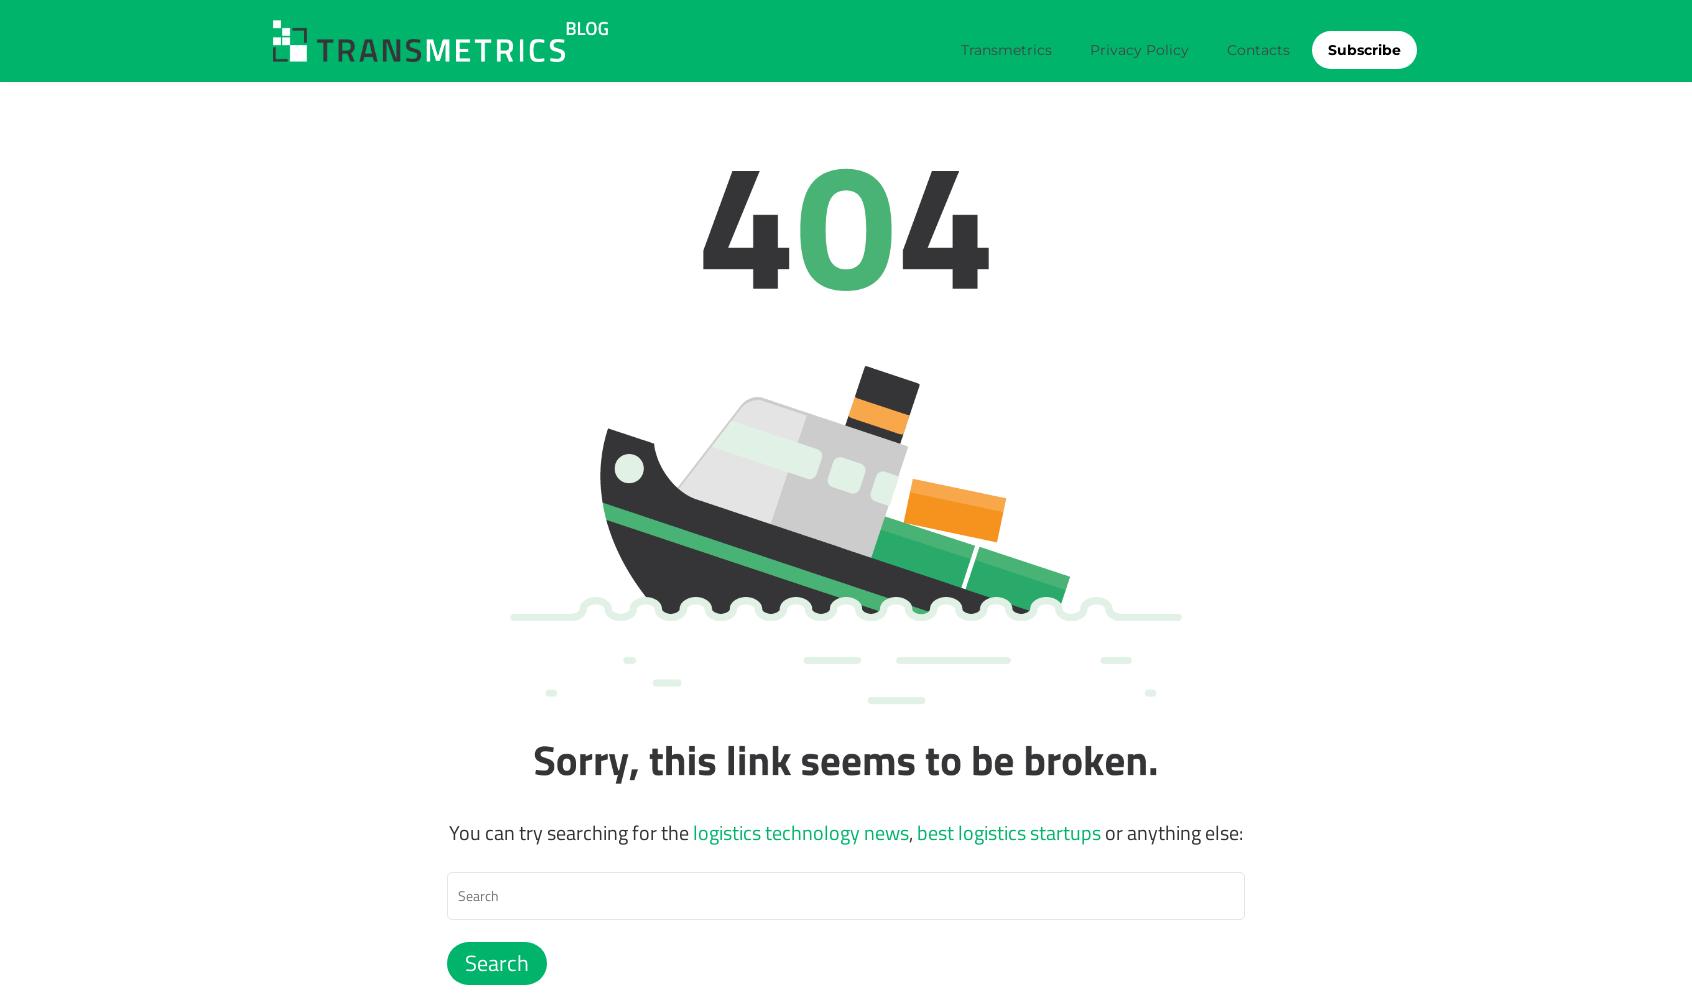 The height and width of the screenshot is (1000, 1692). What do you see at coordinates (1258, 50) in the screenshot?
I see `'Contacts'` at bounding box center [1258, 50].